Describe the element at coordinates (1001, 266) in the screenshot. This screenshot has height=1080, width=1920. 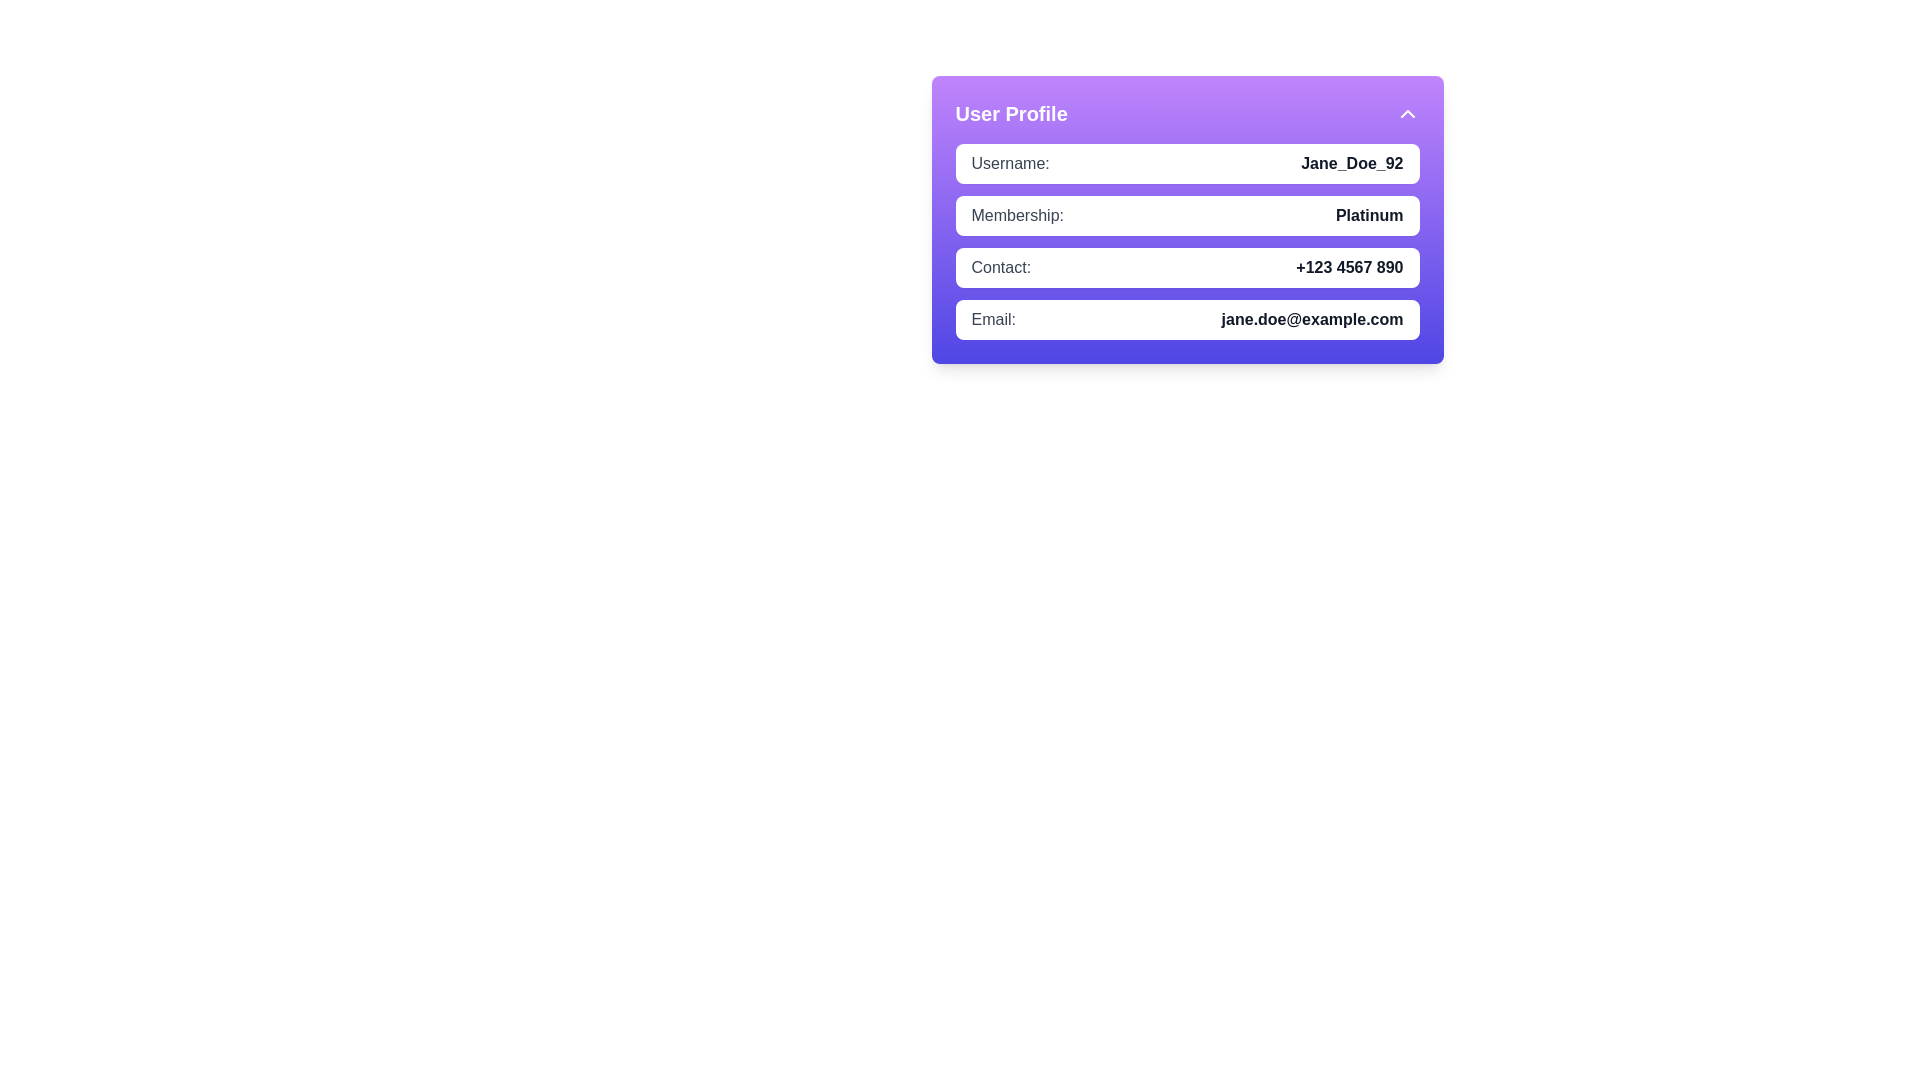
I see `the static text label displaying 'Contact:' which is located within a card-like area with a white background and rounded corners` at that location.